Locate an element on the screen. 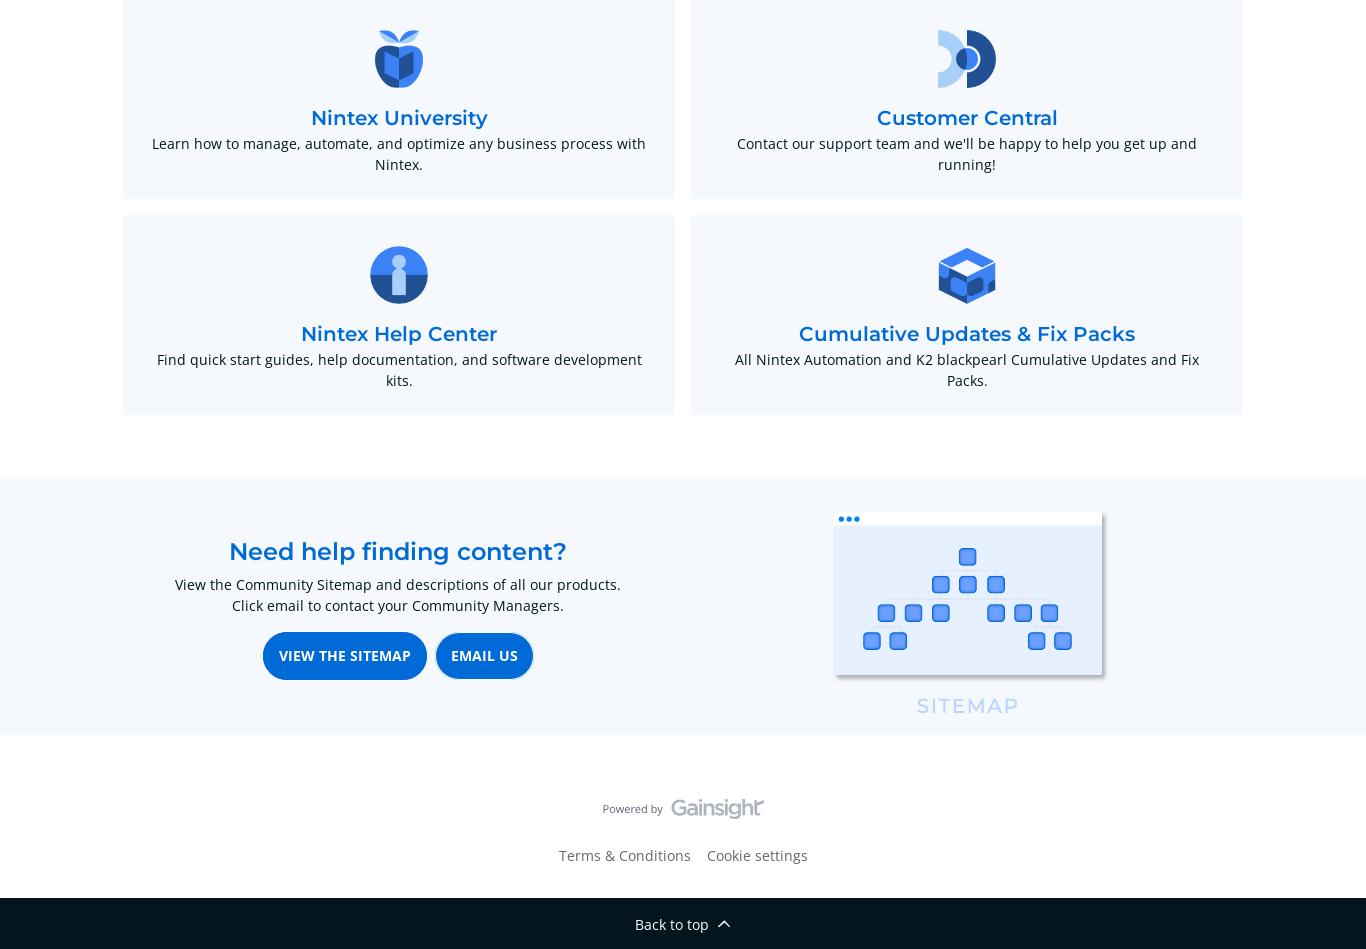 This screenshot has width=1366, height=949. 'Back to top' is located at coordinates (670, 923).